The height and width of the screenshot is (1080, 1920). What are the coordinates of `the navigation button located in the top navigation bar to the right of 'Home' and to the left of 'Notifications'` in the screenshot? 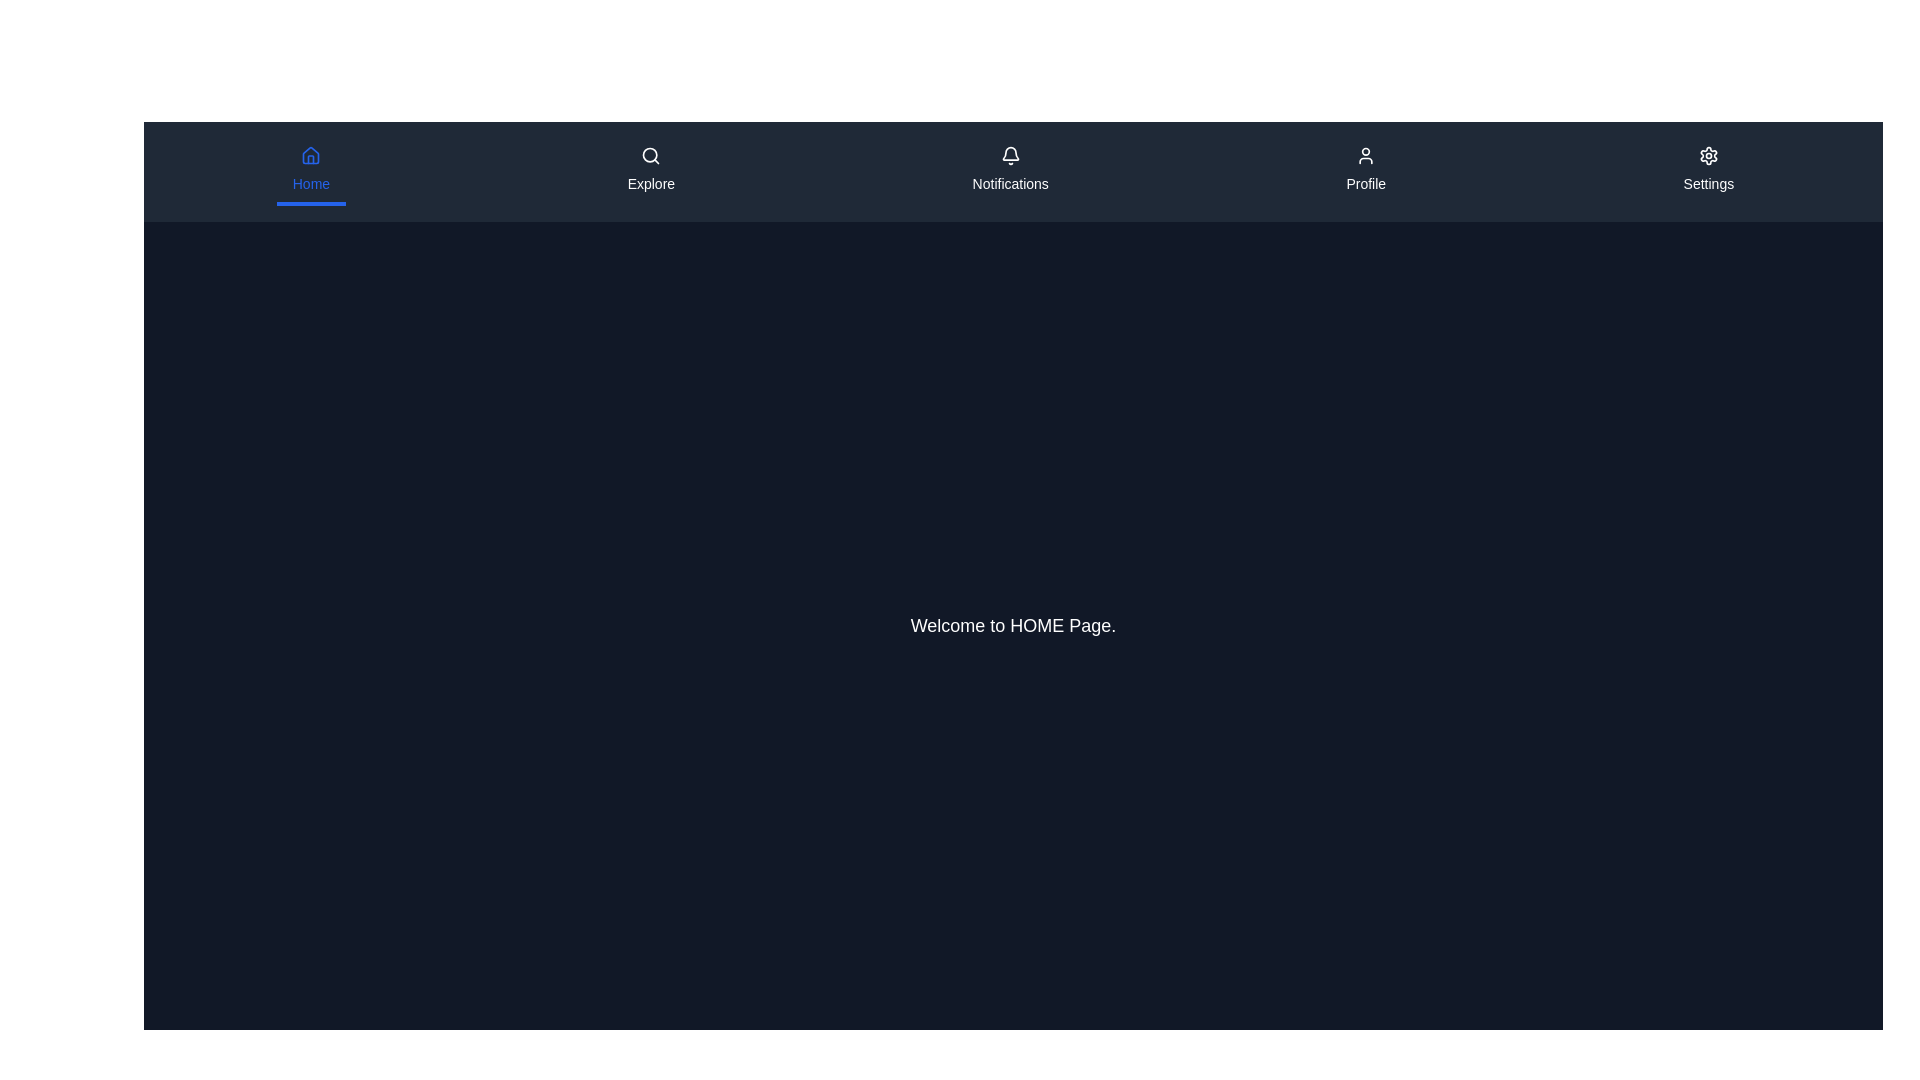 It's located at (651, 171).